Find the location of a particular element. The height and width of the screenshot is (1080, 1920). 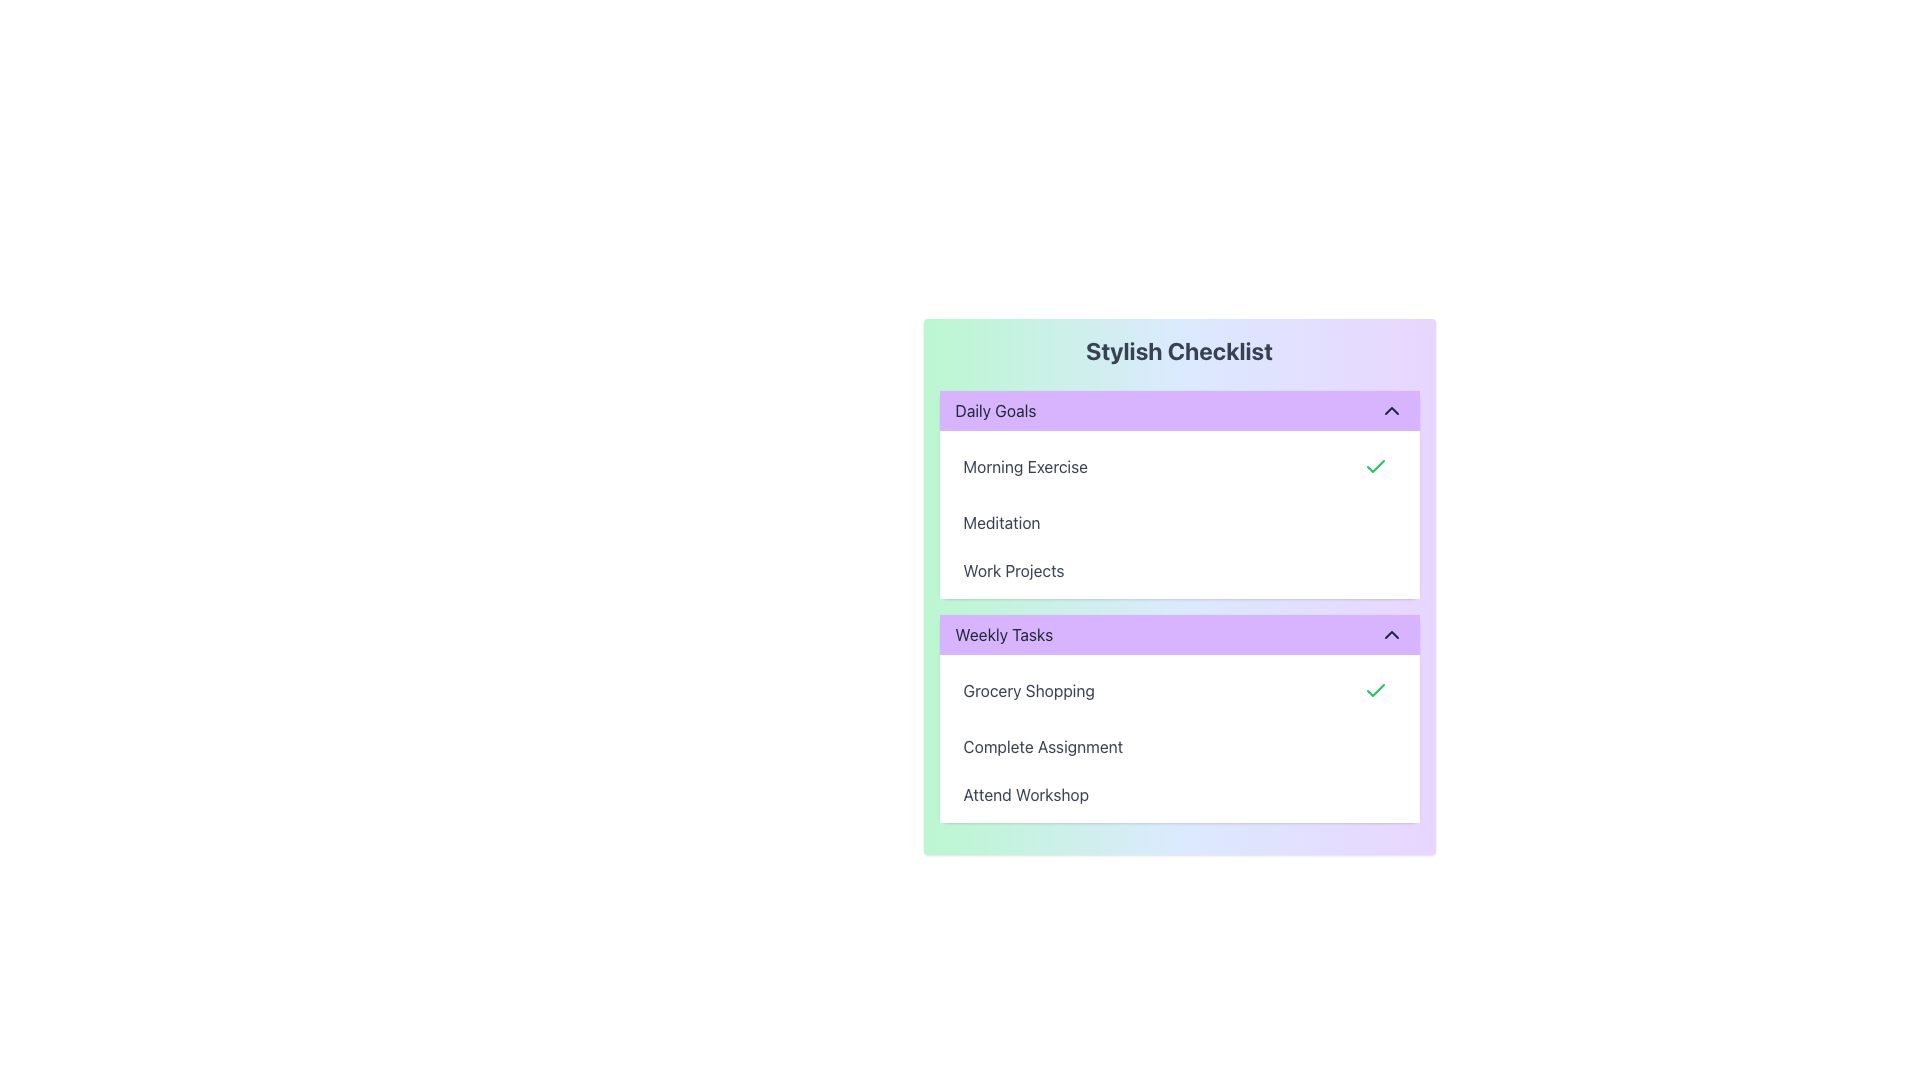

the 'Complete Assignment' task item in the 'Weekly Tasks' section to mark it as complete is located at coordinates (1179, 747).